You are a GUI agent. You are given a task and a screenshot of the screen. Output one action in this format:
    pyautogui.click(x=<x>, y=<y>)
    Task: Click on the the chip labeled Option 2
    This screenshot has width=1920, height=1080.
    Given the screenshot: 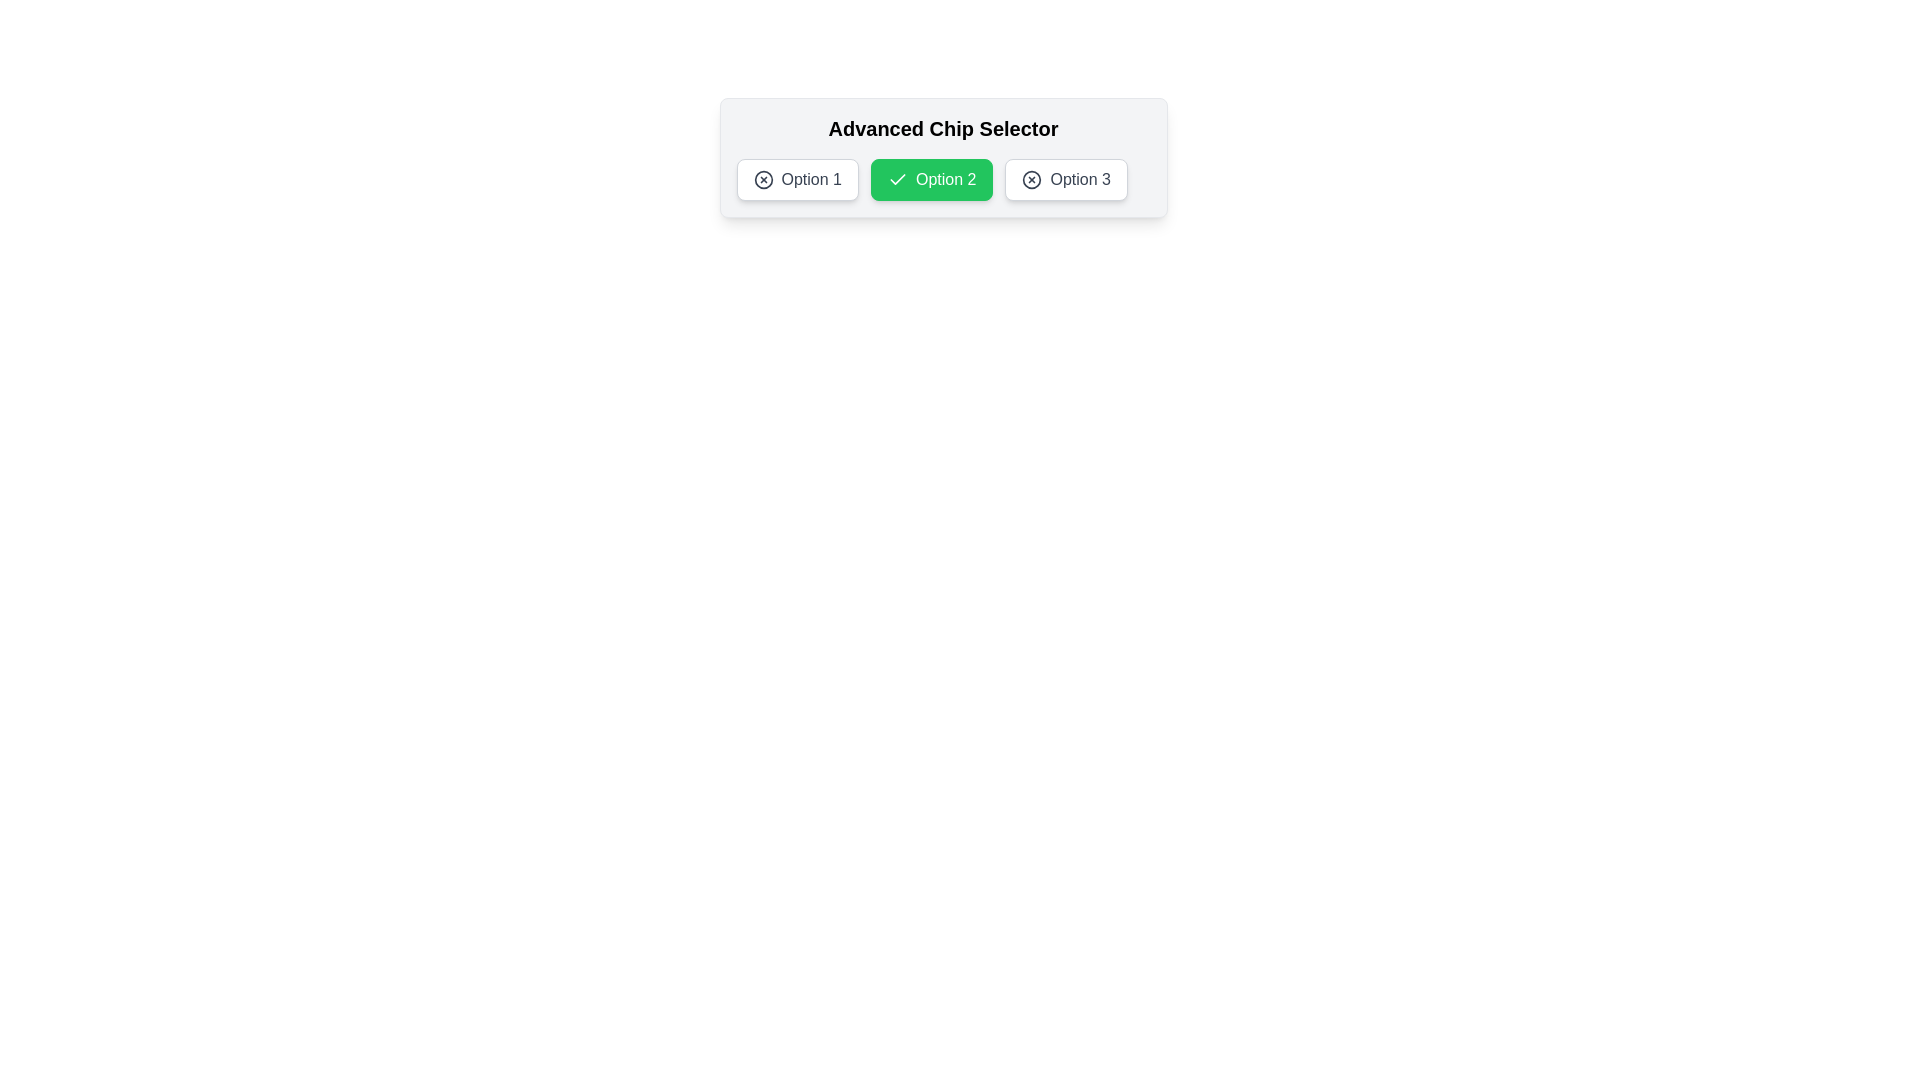 What is the action you would take?
    pyautogui.click(x=931, y=180)
    